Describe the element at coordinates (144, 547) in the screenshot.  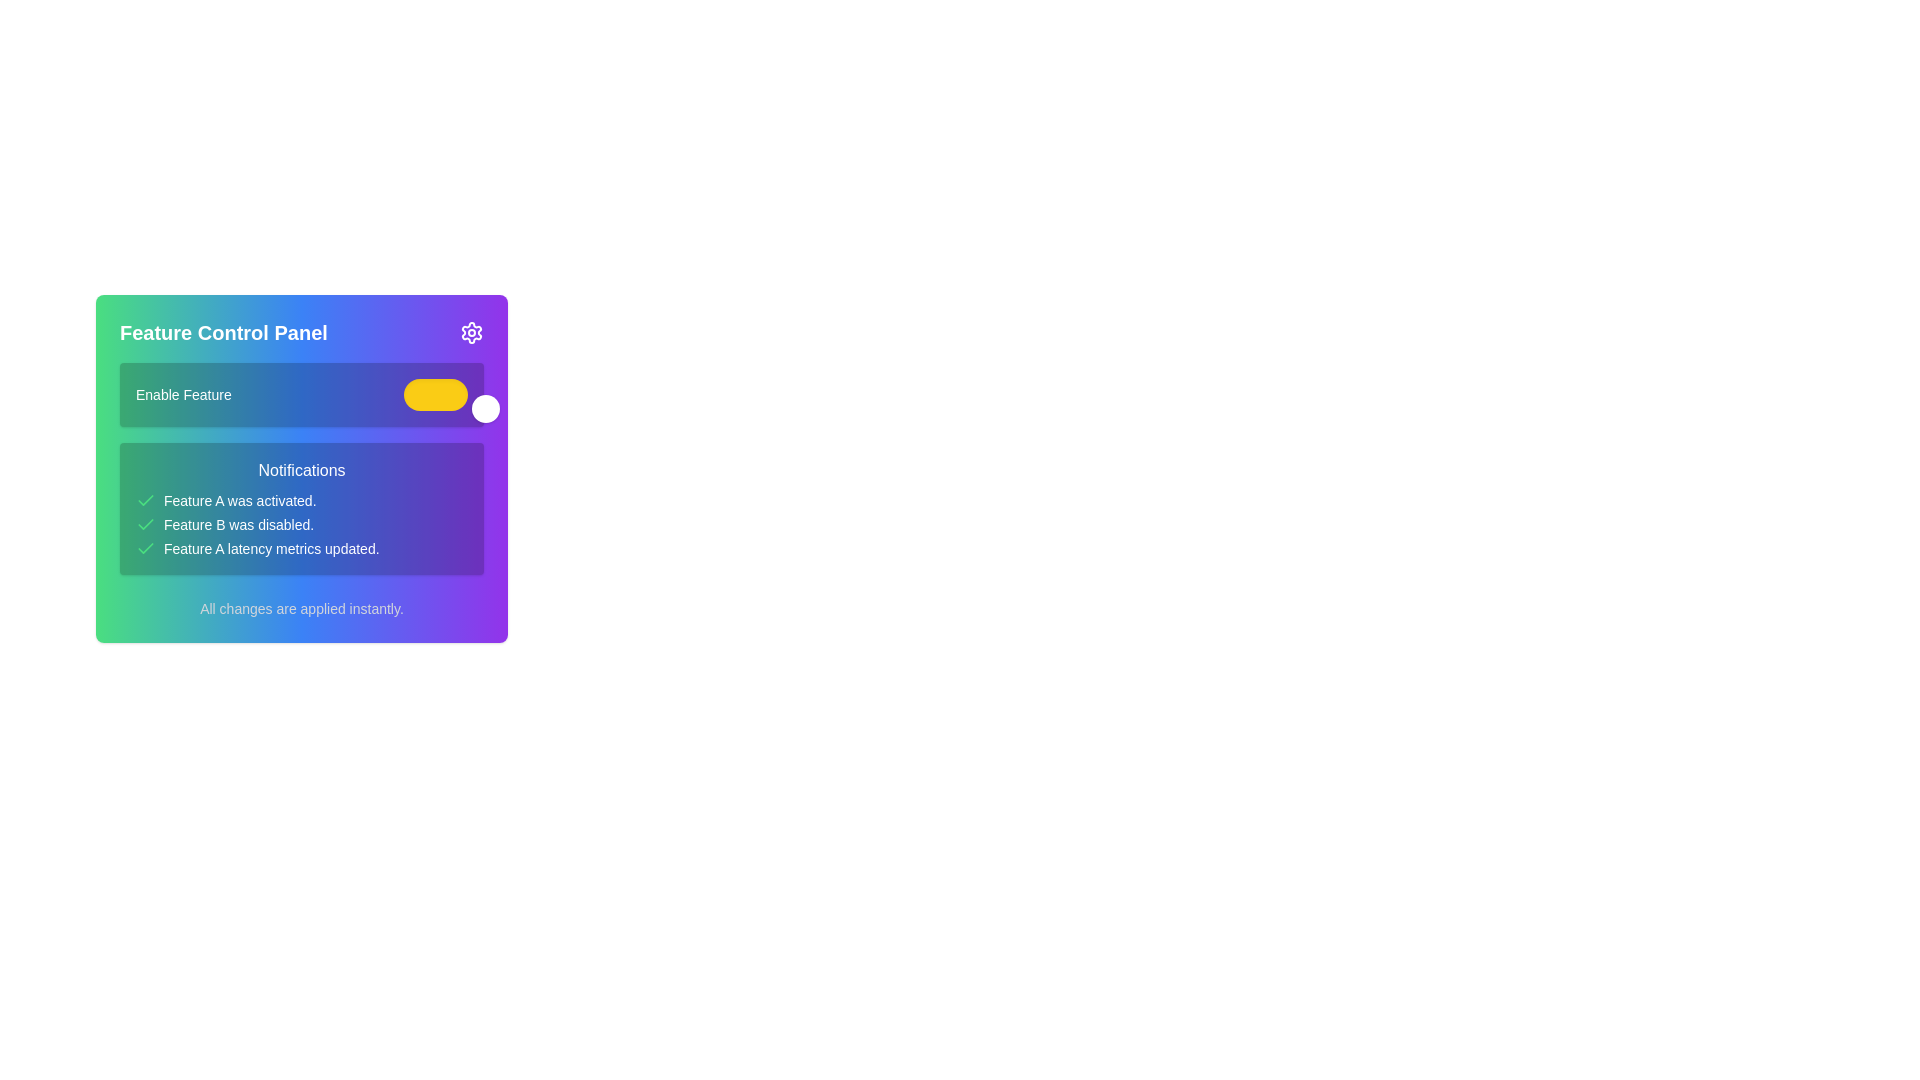
I see `the confirmation status represented by the first icon in the 'Notifications' section indicating that 'Feature A was activated.'` at that location.